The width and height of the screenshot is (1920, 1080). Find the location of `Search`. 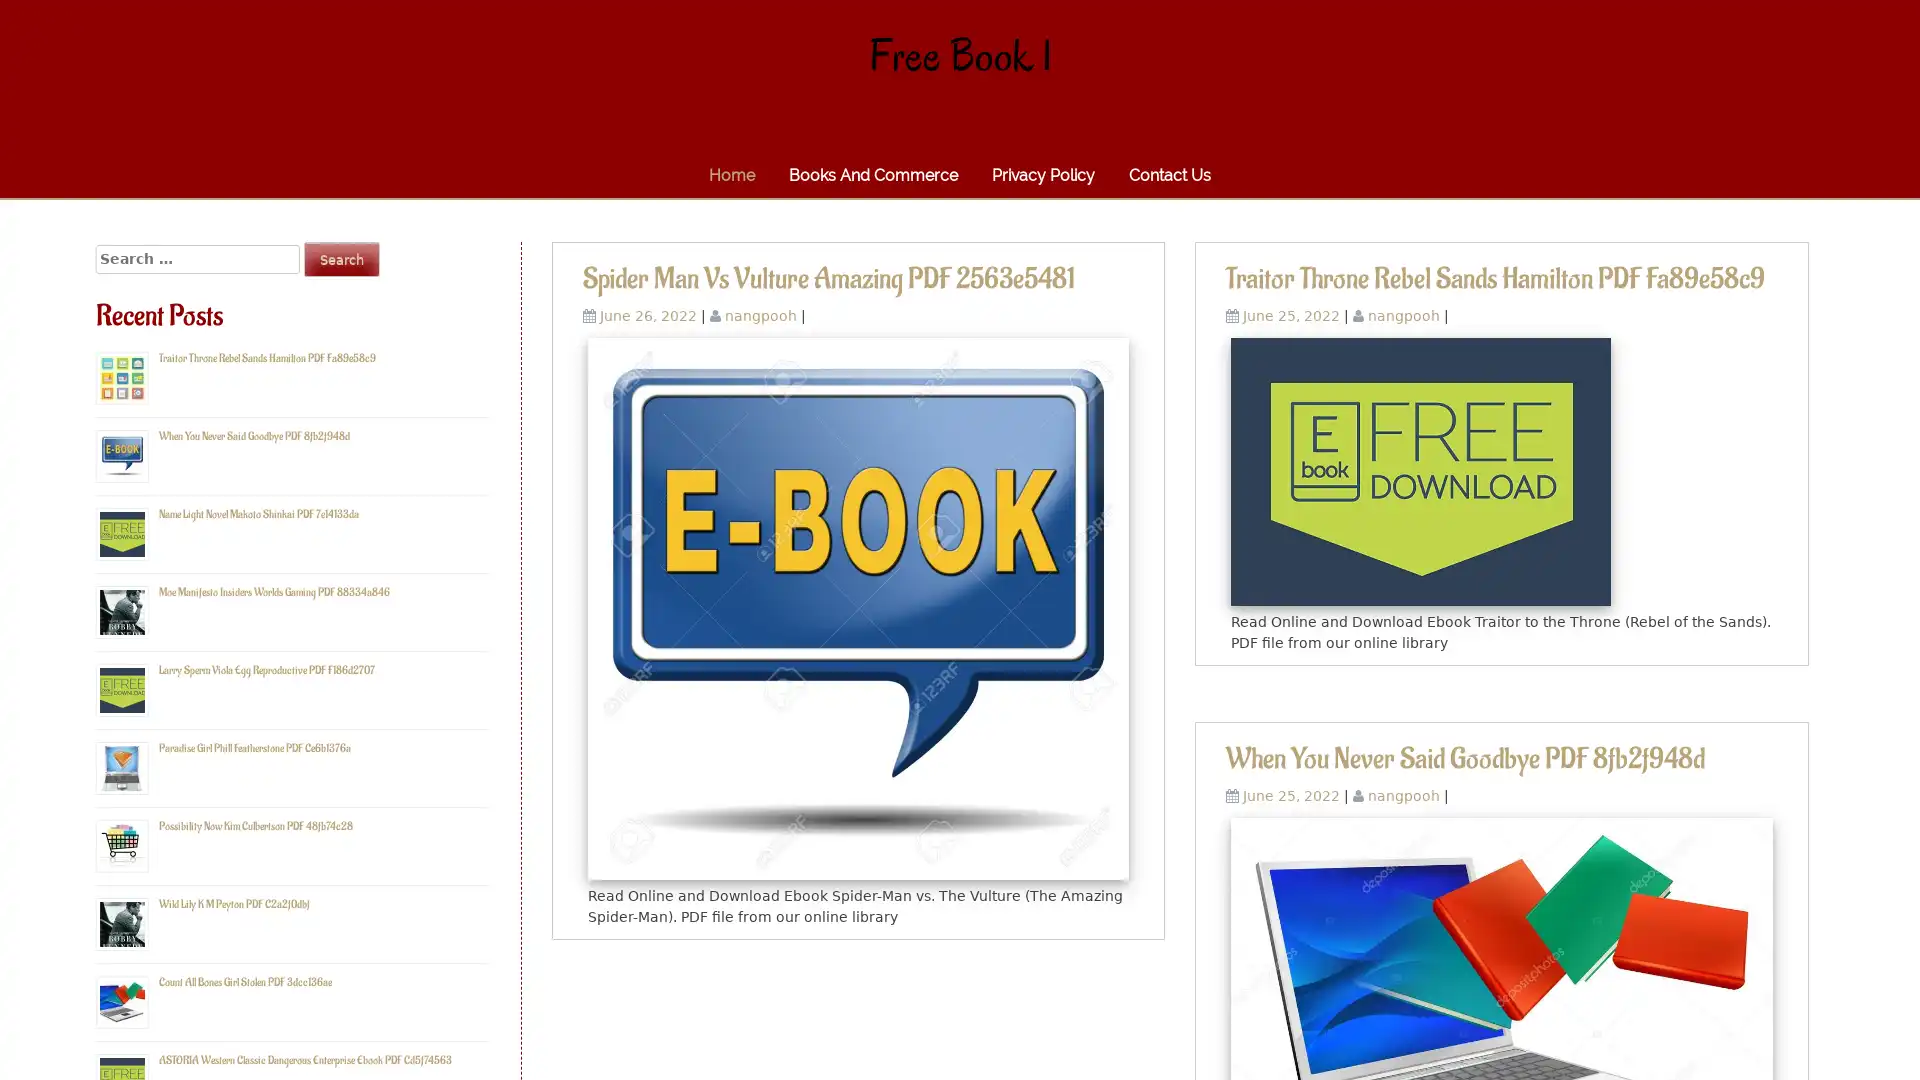

Search is located at coordinates (341, 258).